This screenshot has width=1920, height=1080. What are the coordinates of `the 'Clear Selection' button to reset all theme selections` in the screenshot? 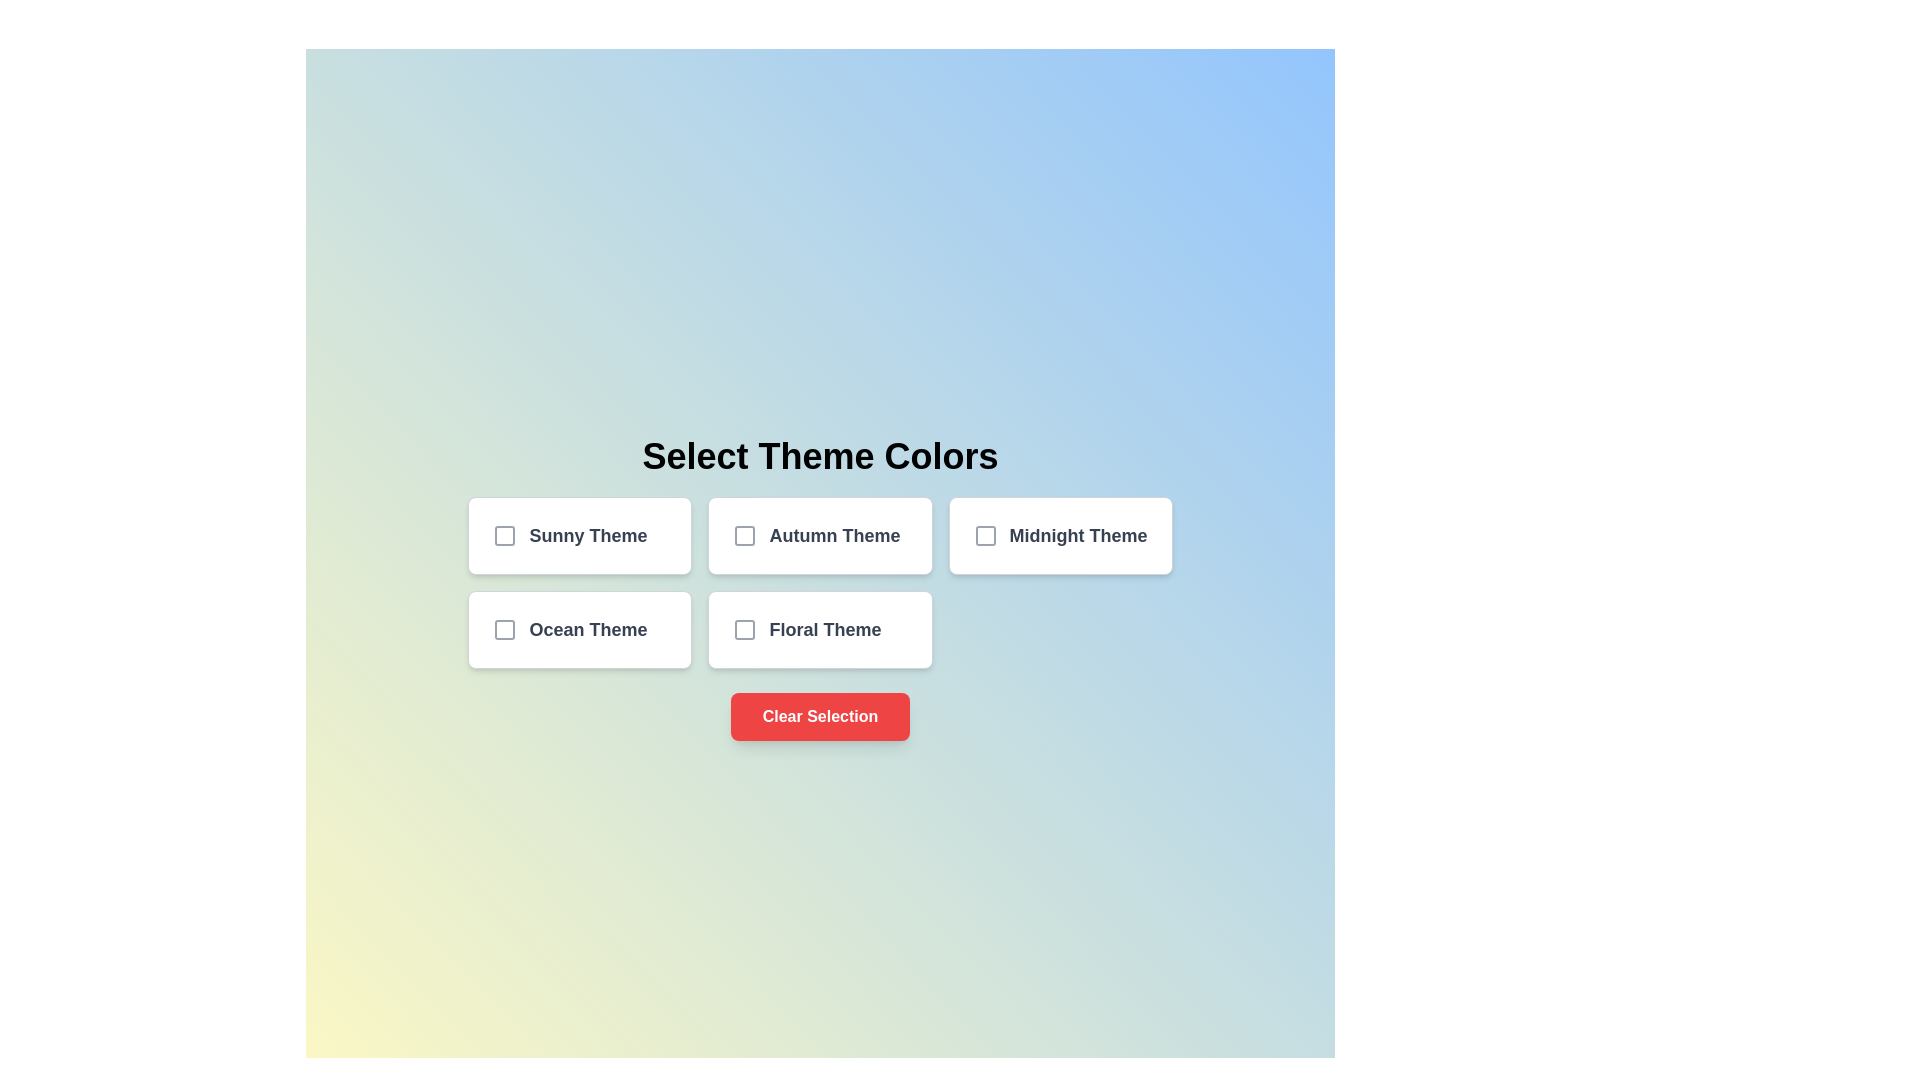 It's located at (820, 716).